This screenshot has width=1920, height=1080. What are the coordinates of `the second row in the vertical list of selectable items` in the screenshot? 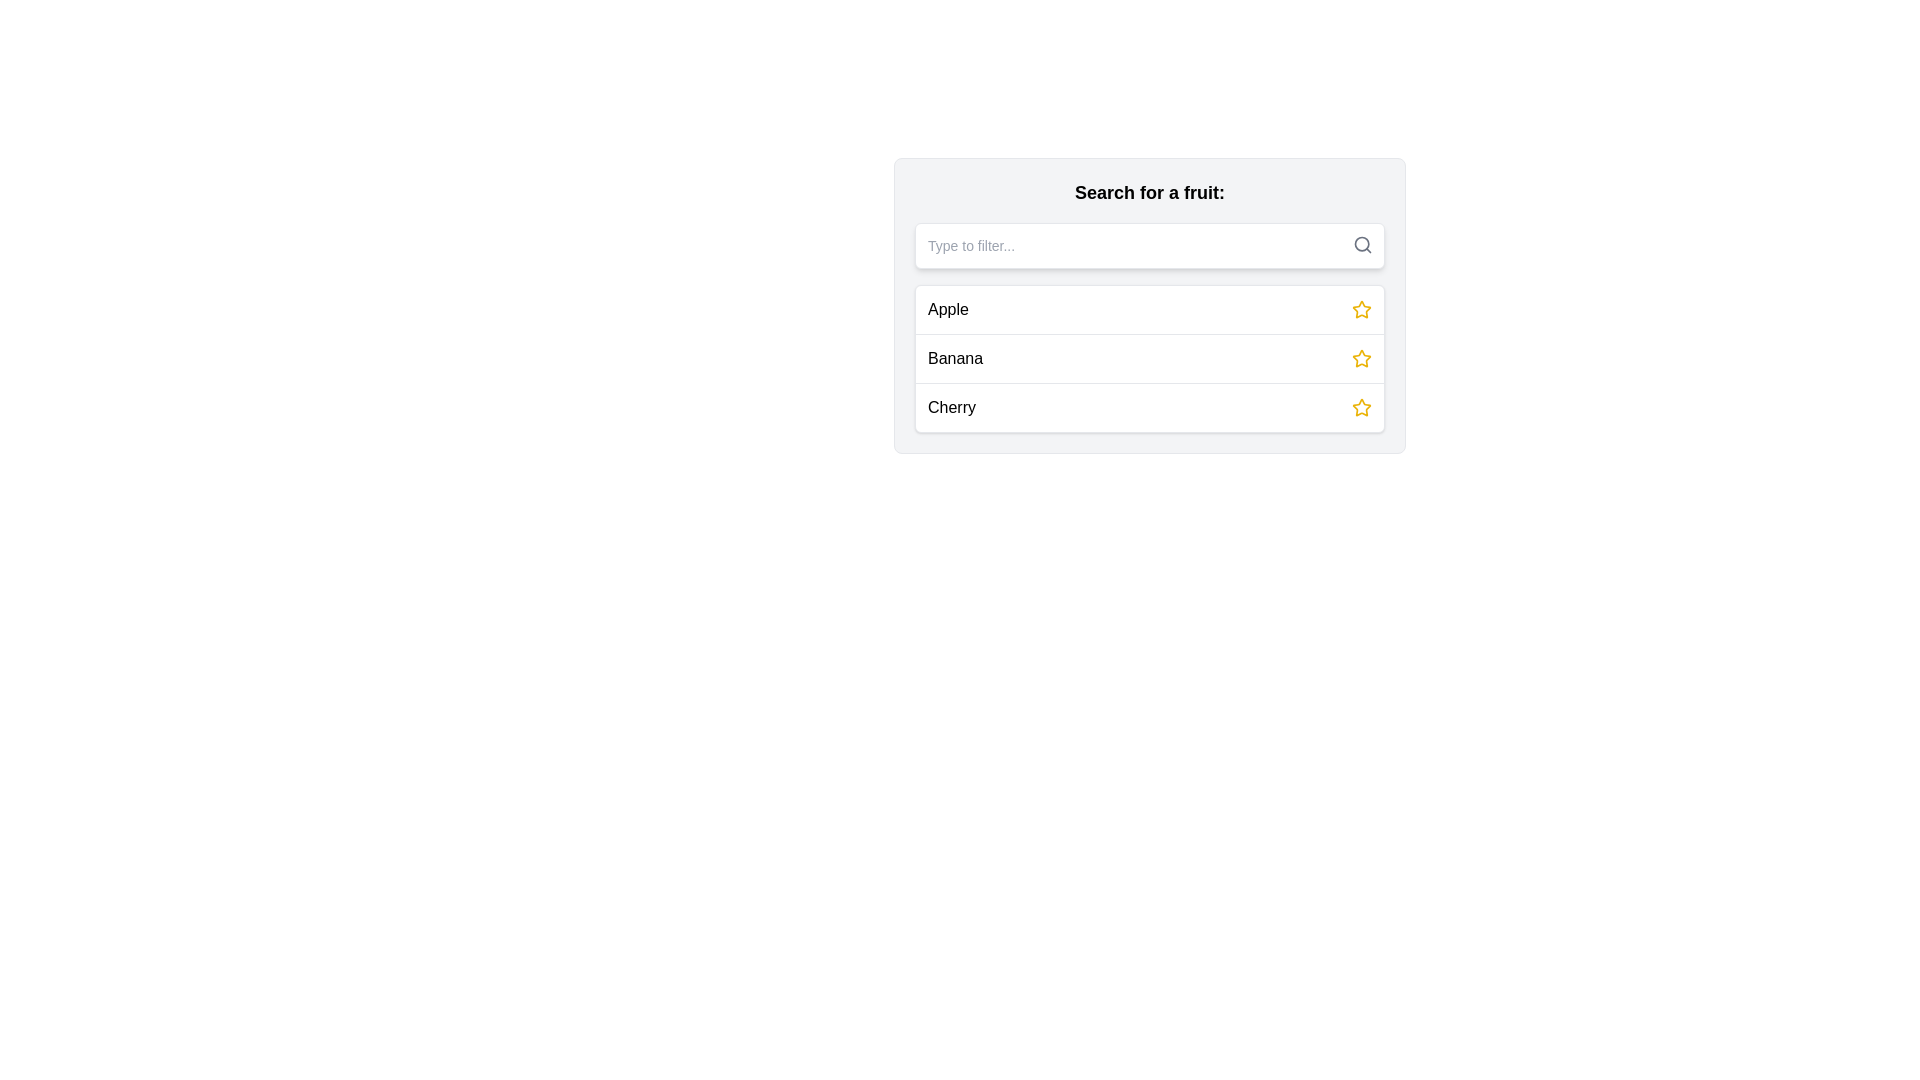 It's located at (1150, 357).